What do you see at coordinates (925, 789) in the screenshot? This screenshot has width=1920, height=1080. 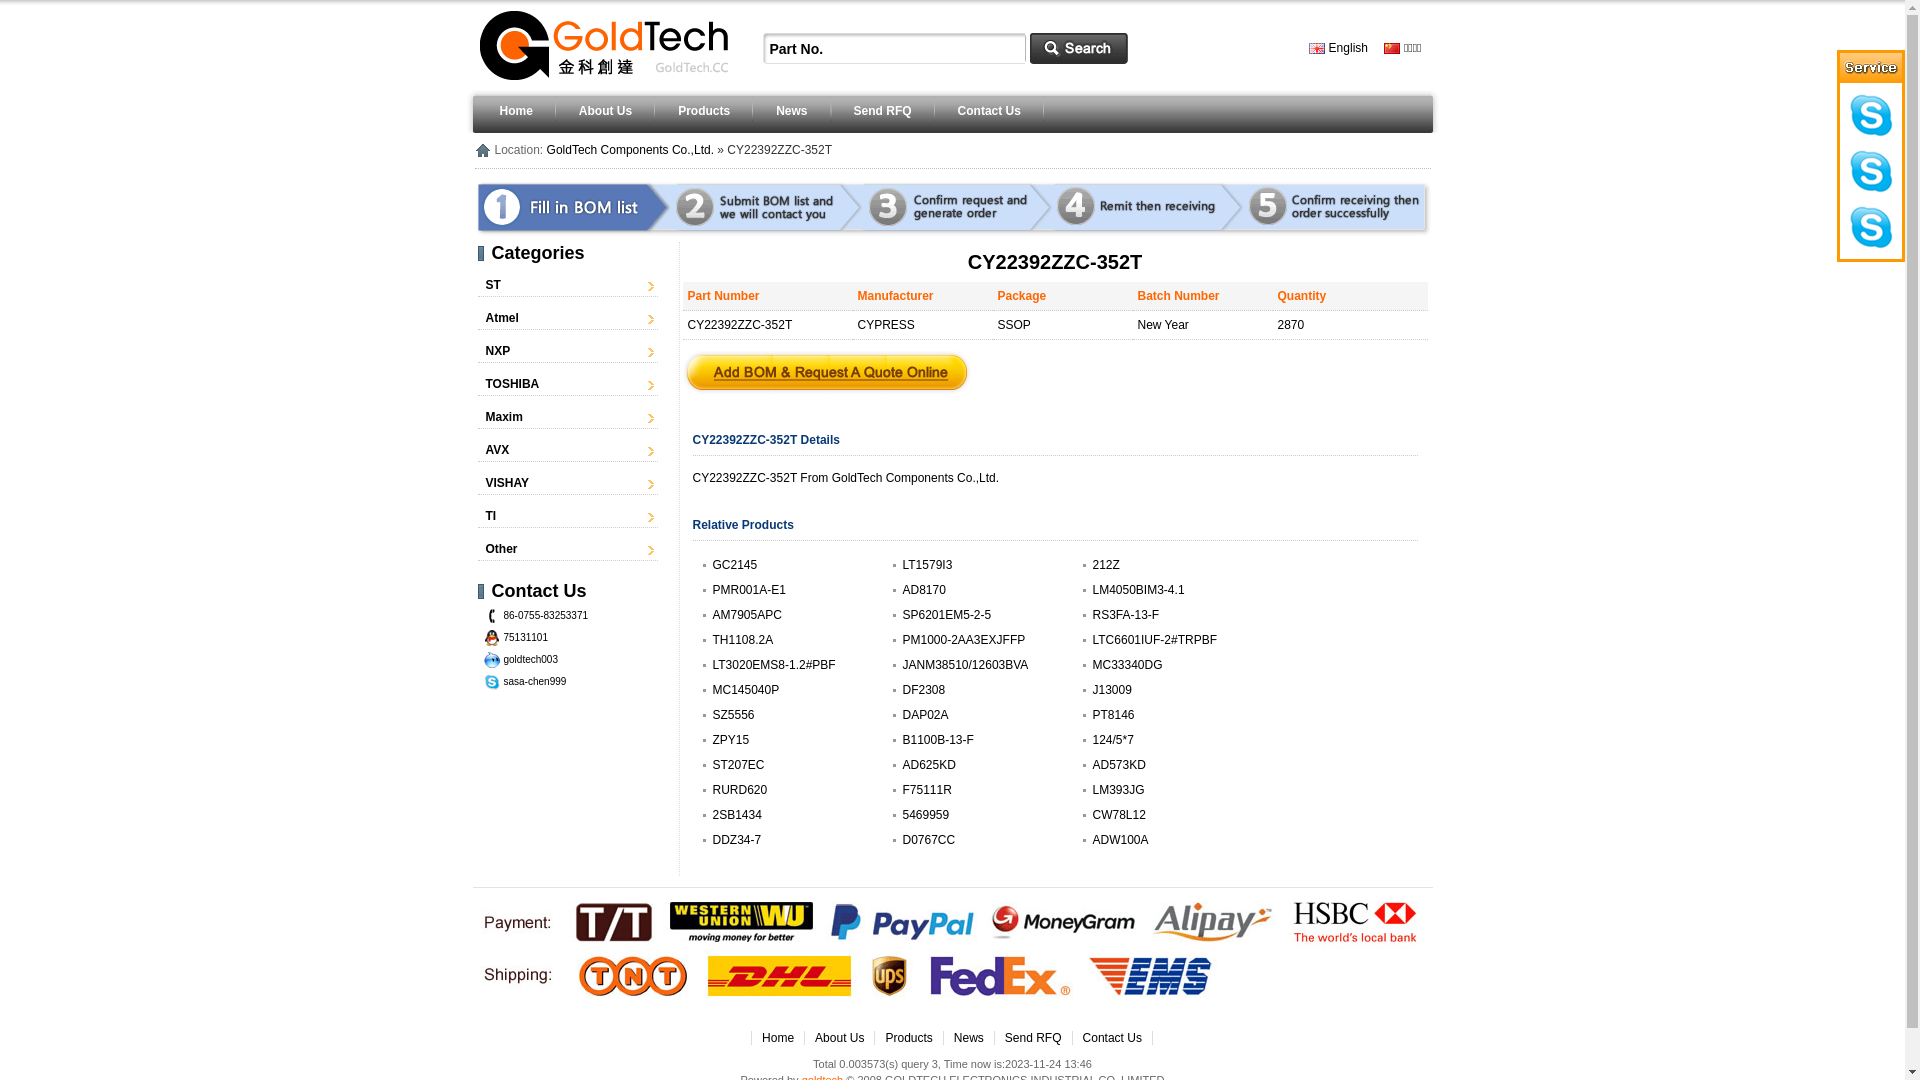 I see `'F75111R'` at bounding box center [925, 789].